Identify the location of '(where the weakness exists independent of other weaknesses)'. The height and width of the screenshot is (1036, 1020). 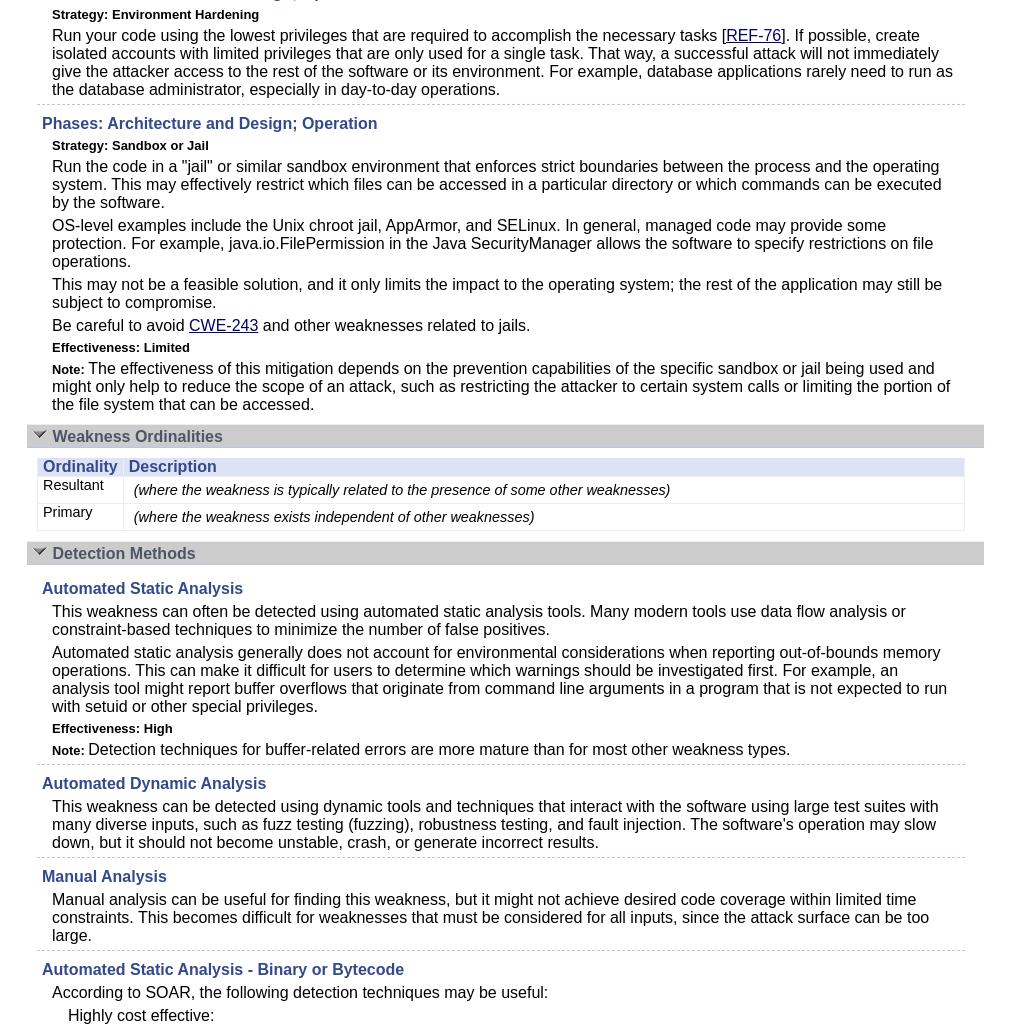
(333, 516).